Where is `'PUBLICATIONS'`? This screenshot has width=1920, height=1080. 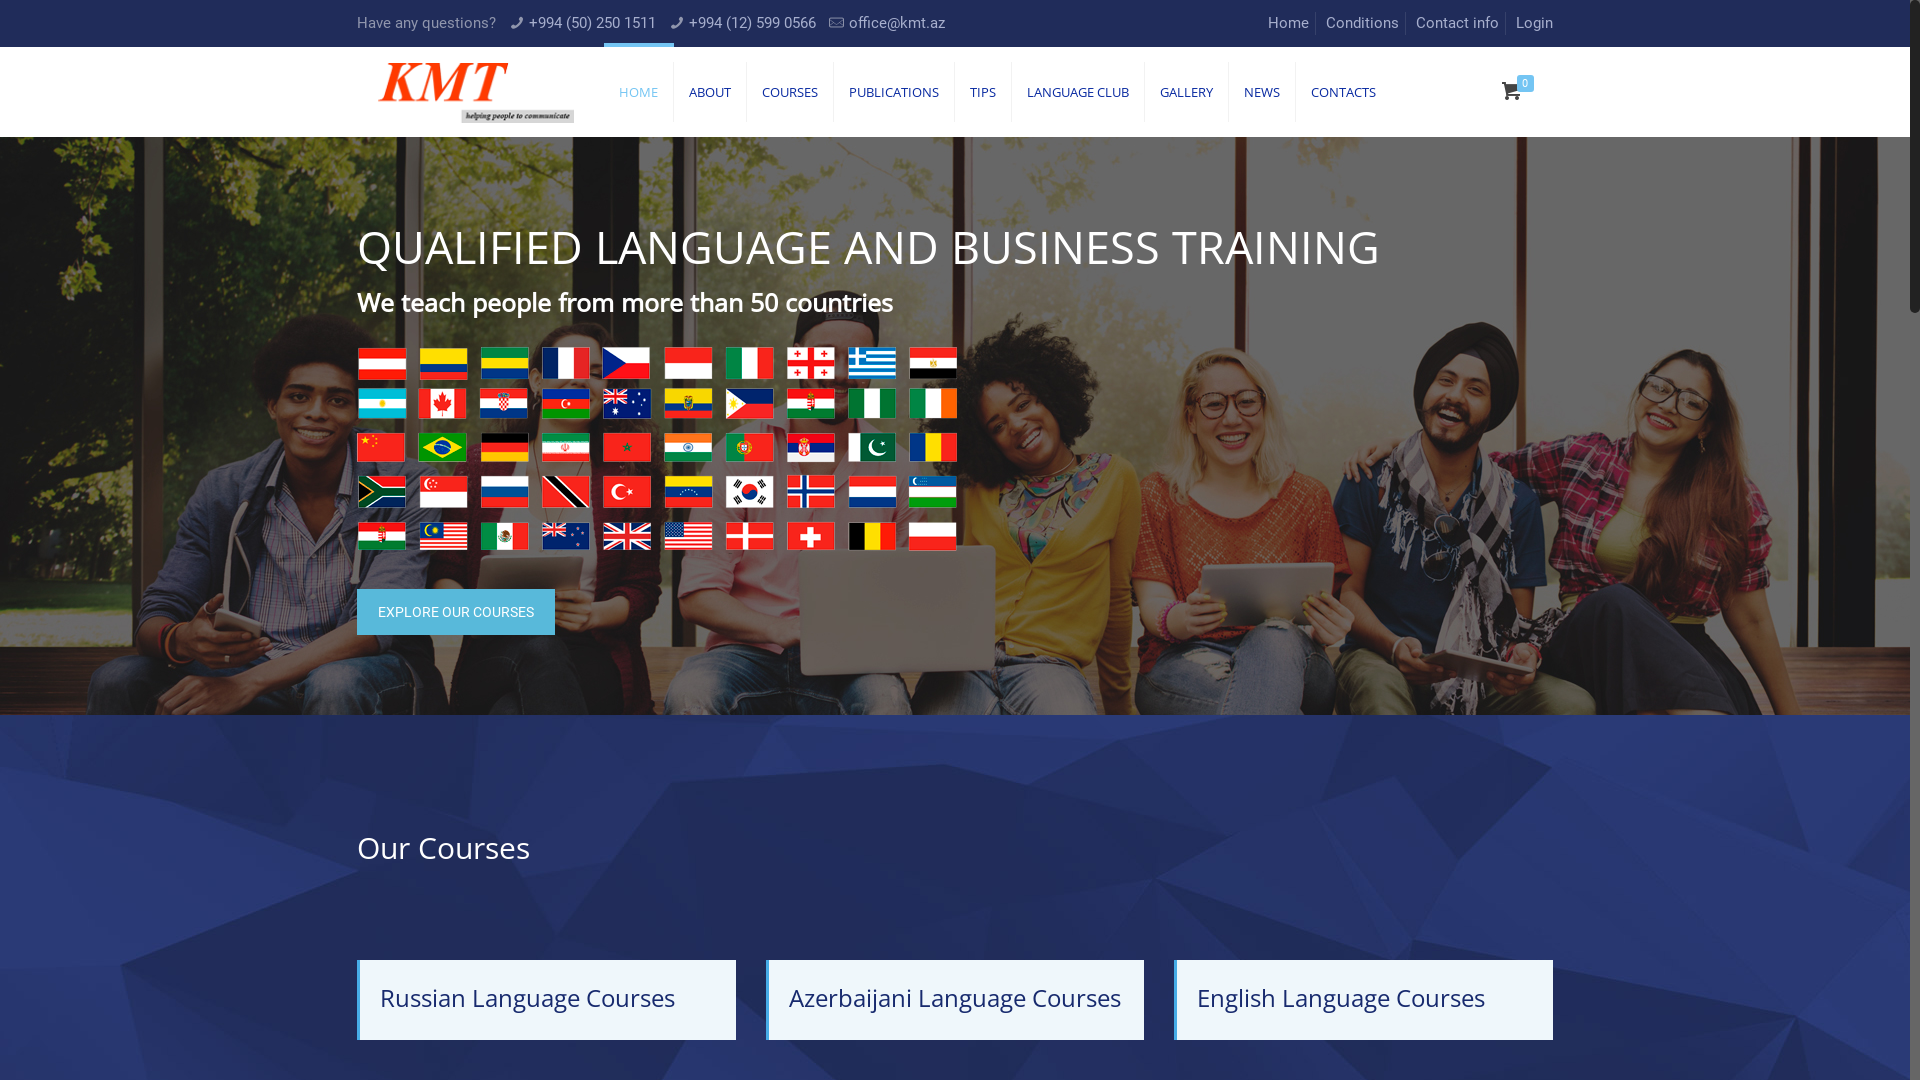
'PUBLICATIONS' is located at coordinates (893, 92).